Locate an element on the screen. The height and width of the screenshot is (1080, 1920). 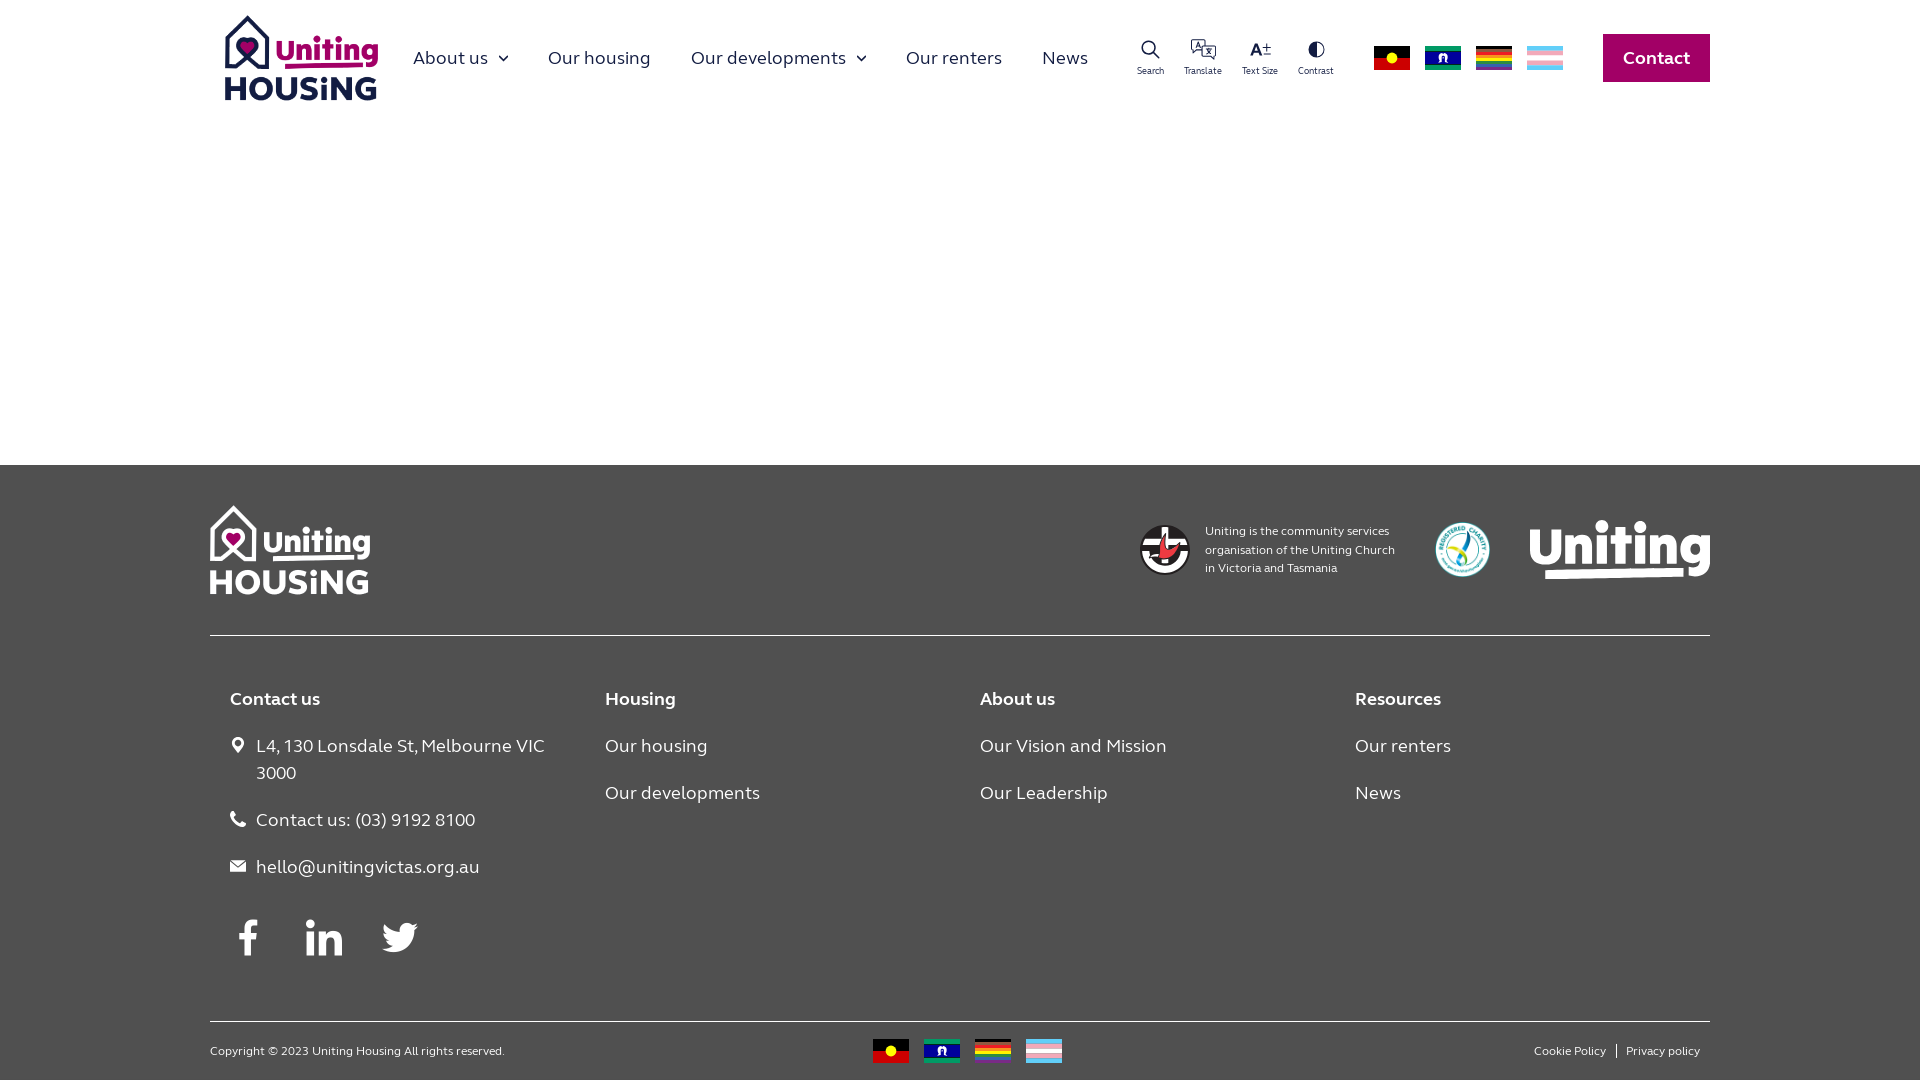
'Contact' is located at coordinates (1603, 56).